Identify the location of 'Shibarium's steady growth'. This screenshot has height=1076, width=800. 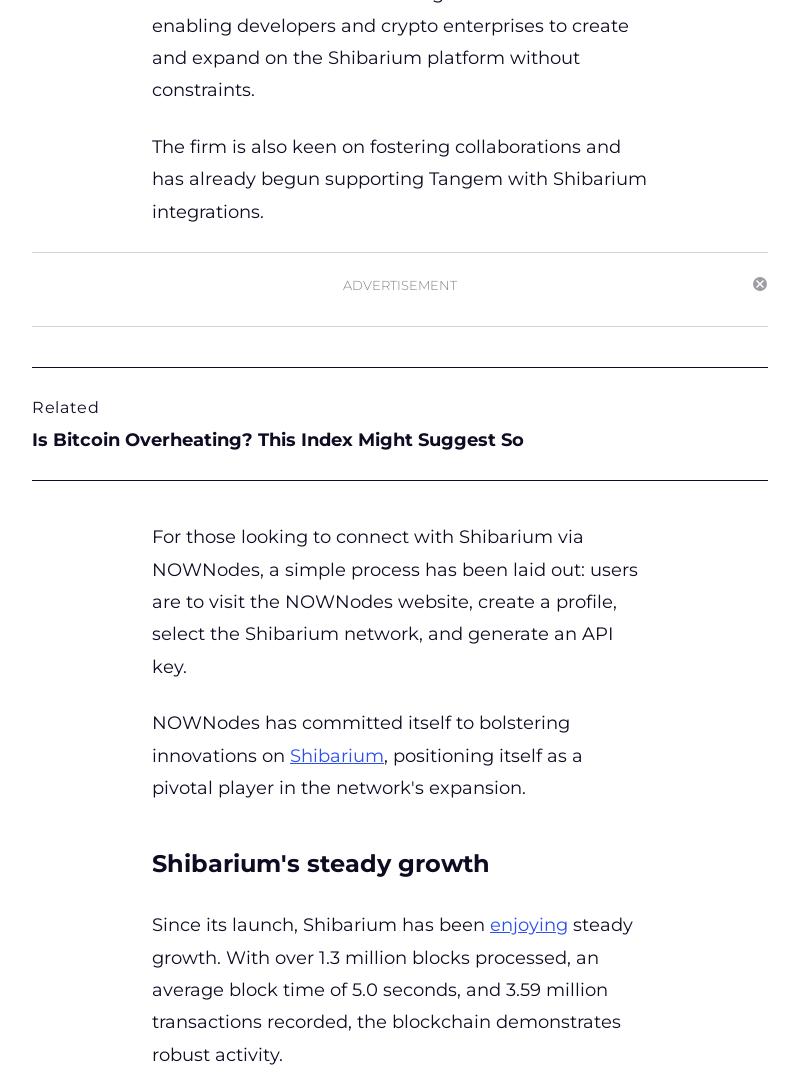
(323, 863).